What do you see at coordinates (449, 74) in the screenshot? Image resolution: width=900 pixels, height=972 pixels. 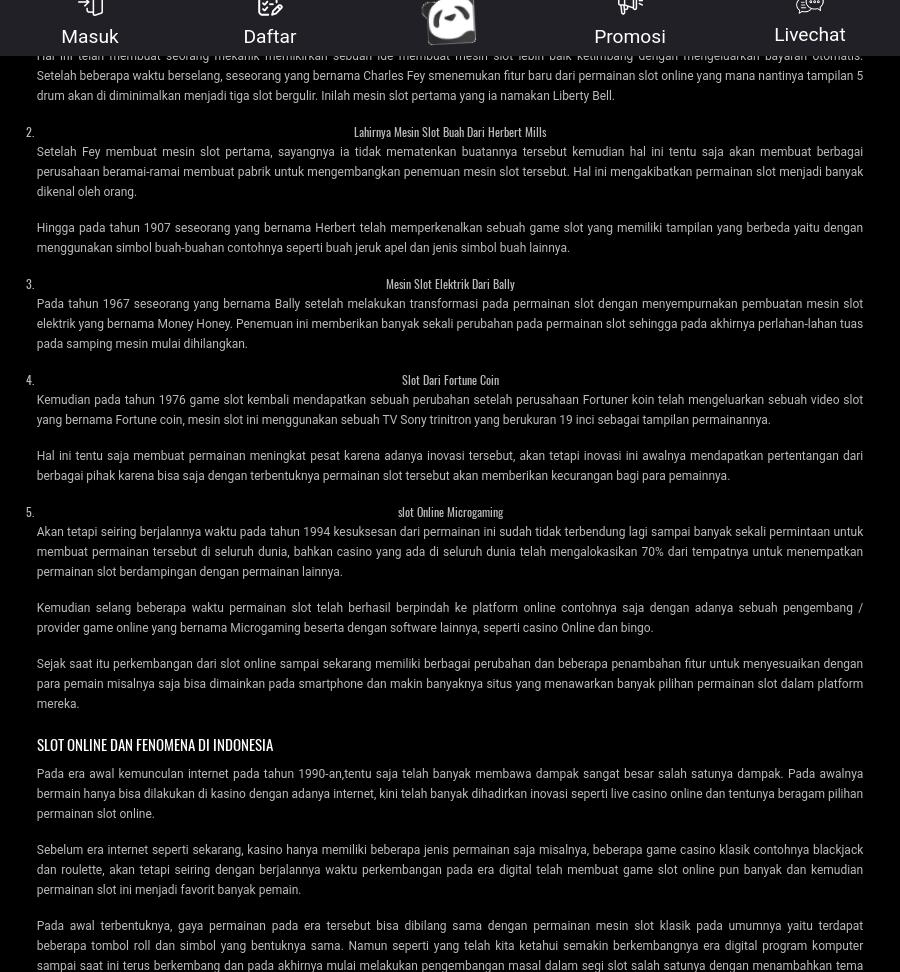 I see `'Hal ini telah membuat seorang mekanik memikirkan sebuah ide membuat mesin slot lebih baik ketimbang dengan mengeluarkan bayaran otomatis. Setelah beberapa waktu berselang, seseorang yang bernama Charles Fey smenemukan fitur baru dari permainan slot online yang mana nantinya tampilan 5 drum akan di diminimalkan menjadi tiga slot bergulir. Inilah mesin slot pertama yang ia namakan Liberty Bell.'` at bounding box center [449, 74].